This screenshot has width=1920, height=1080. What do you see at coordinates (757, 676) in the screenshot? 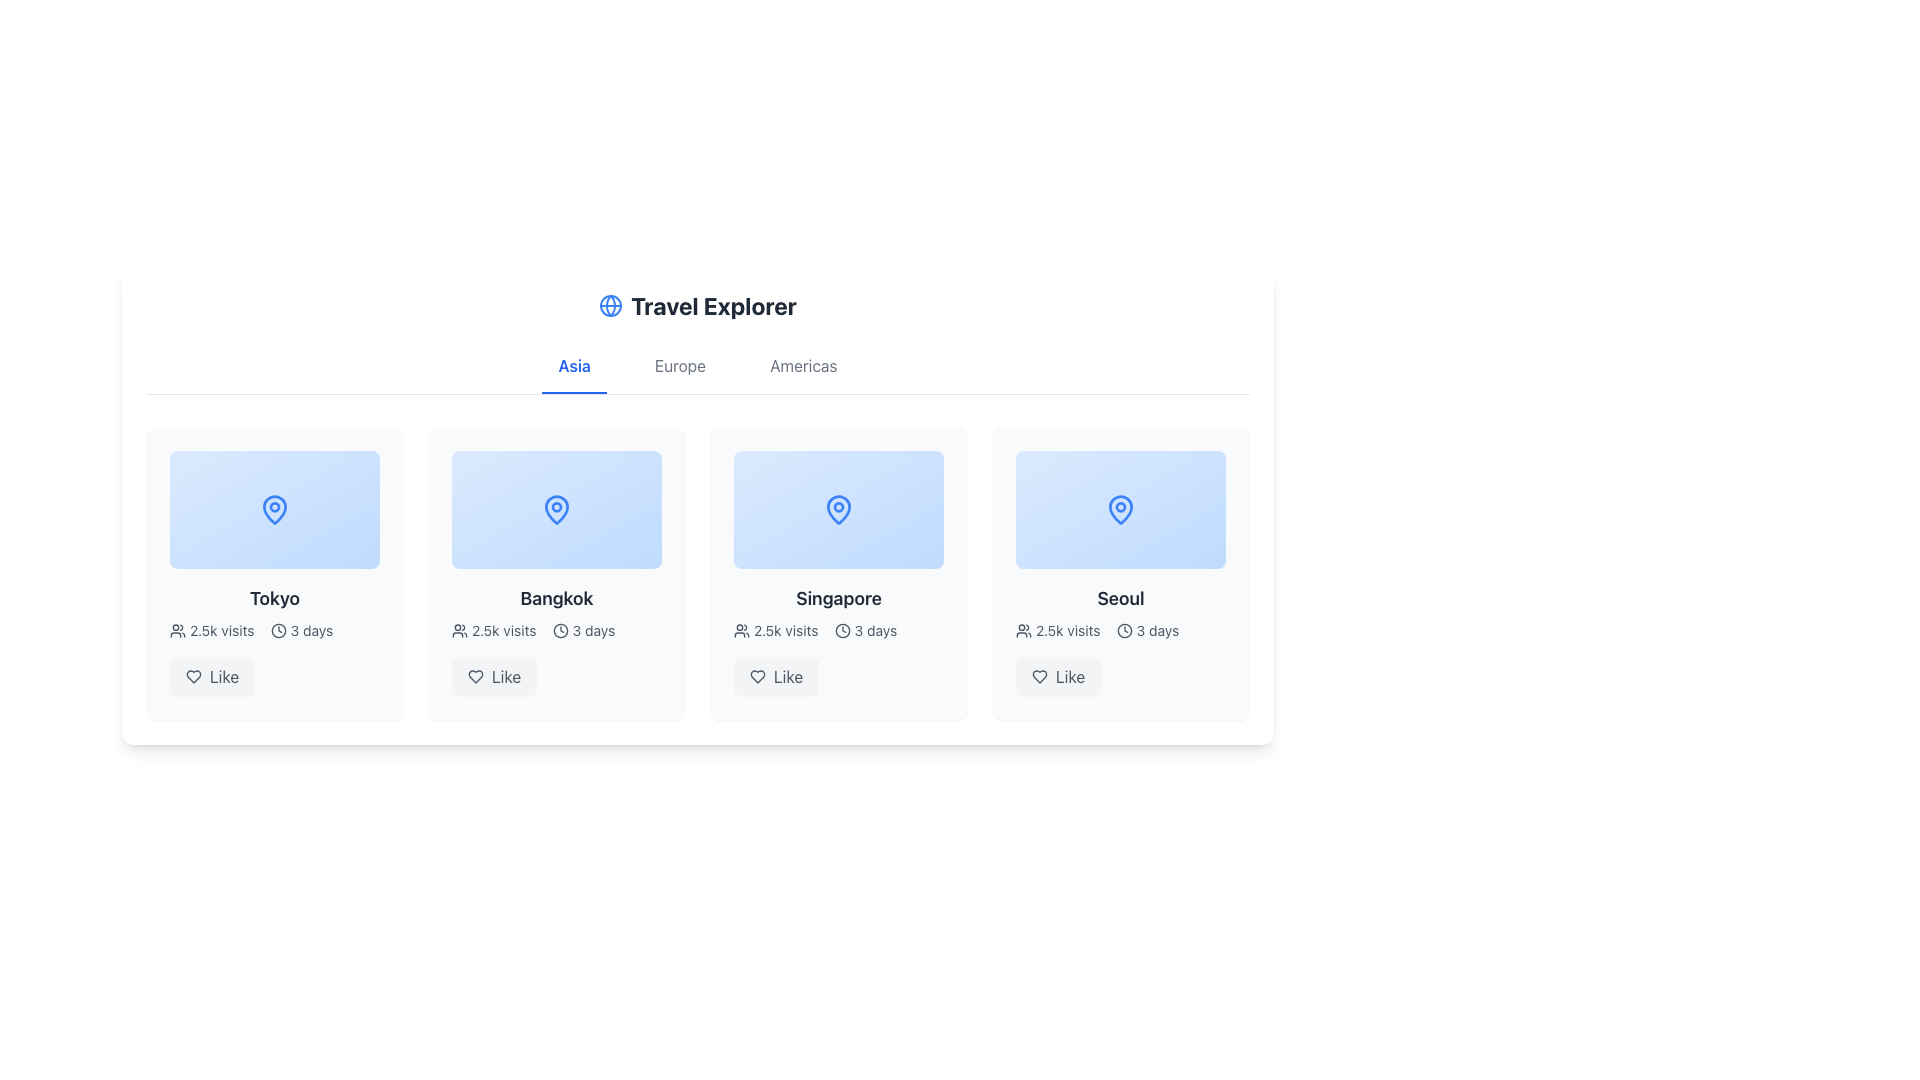
I see `the heart icon representing the 'Like' action located at the bottom section of the card labeled 'Singapore'` at bounding box center [757, 676].